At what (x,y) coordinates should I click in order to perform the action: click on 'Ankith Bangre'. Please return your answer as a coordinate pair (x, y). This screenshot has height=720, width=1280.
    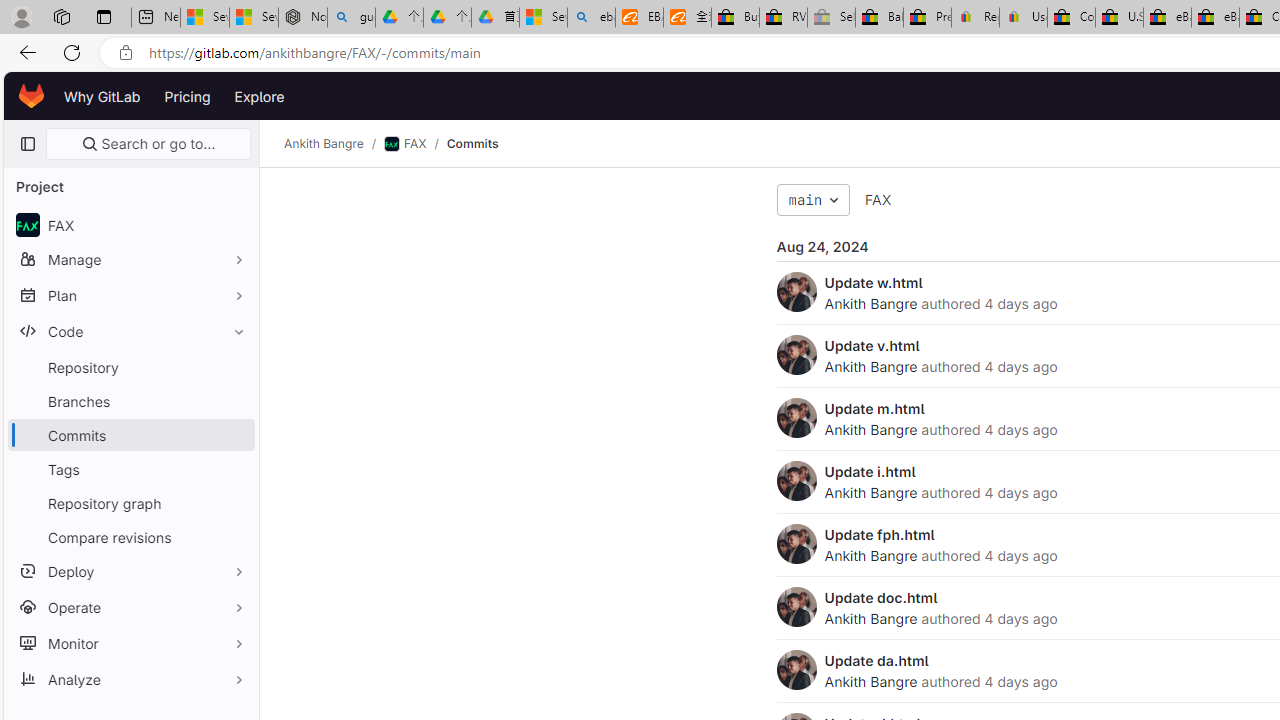
    Looking at the image, I should click on (871, 680).